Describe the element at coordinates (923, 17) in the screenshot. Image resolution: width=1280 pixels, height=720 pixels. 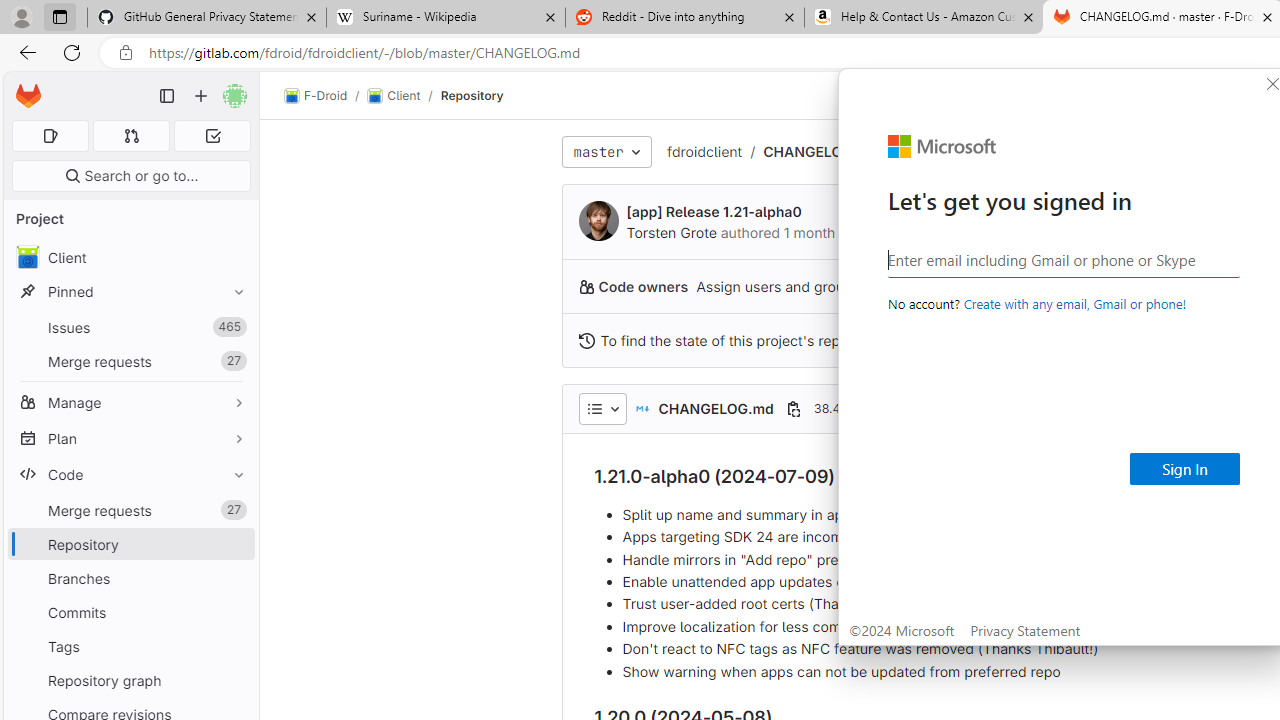
I see `'Help & Contact Us - Amazon Customer Service'` at that location.